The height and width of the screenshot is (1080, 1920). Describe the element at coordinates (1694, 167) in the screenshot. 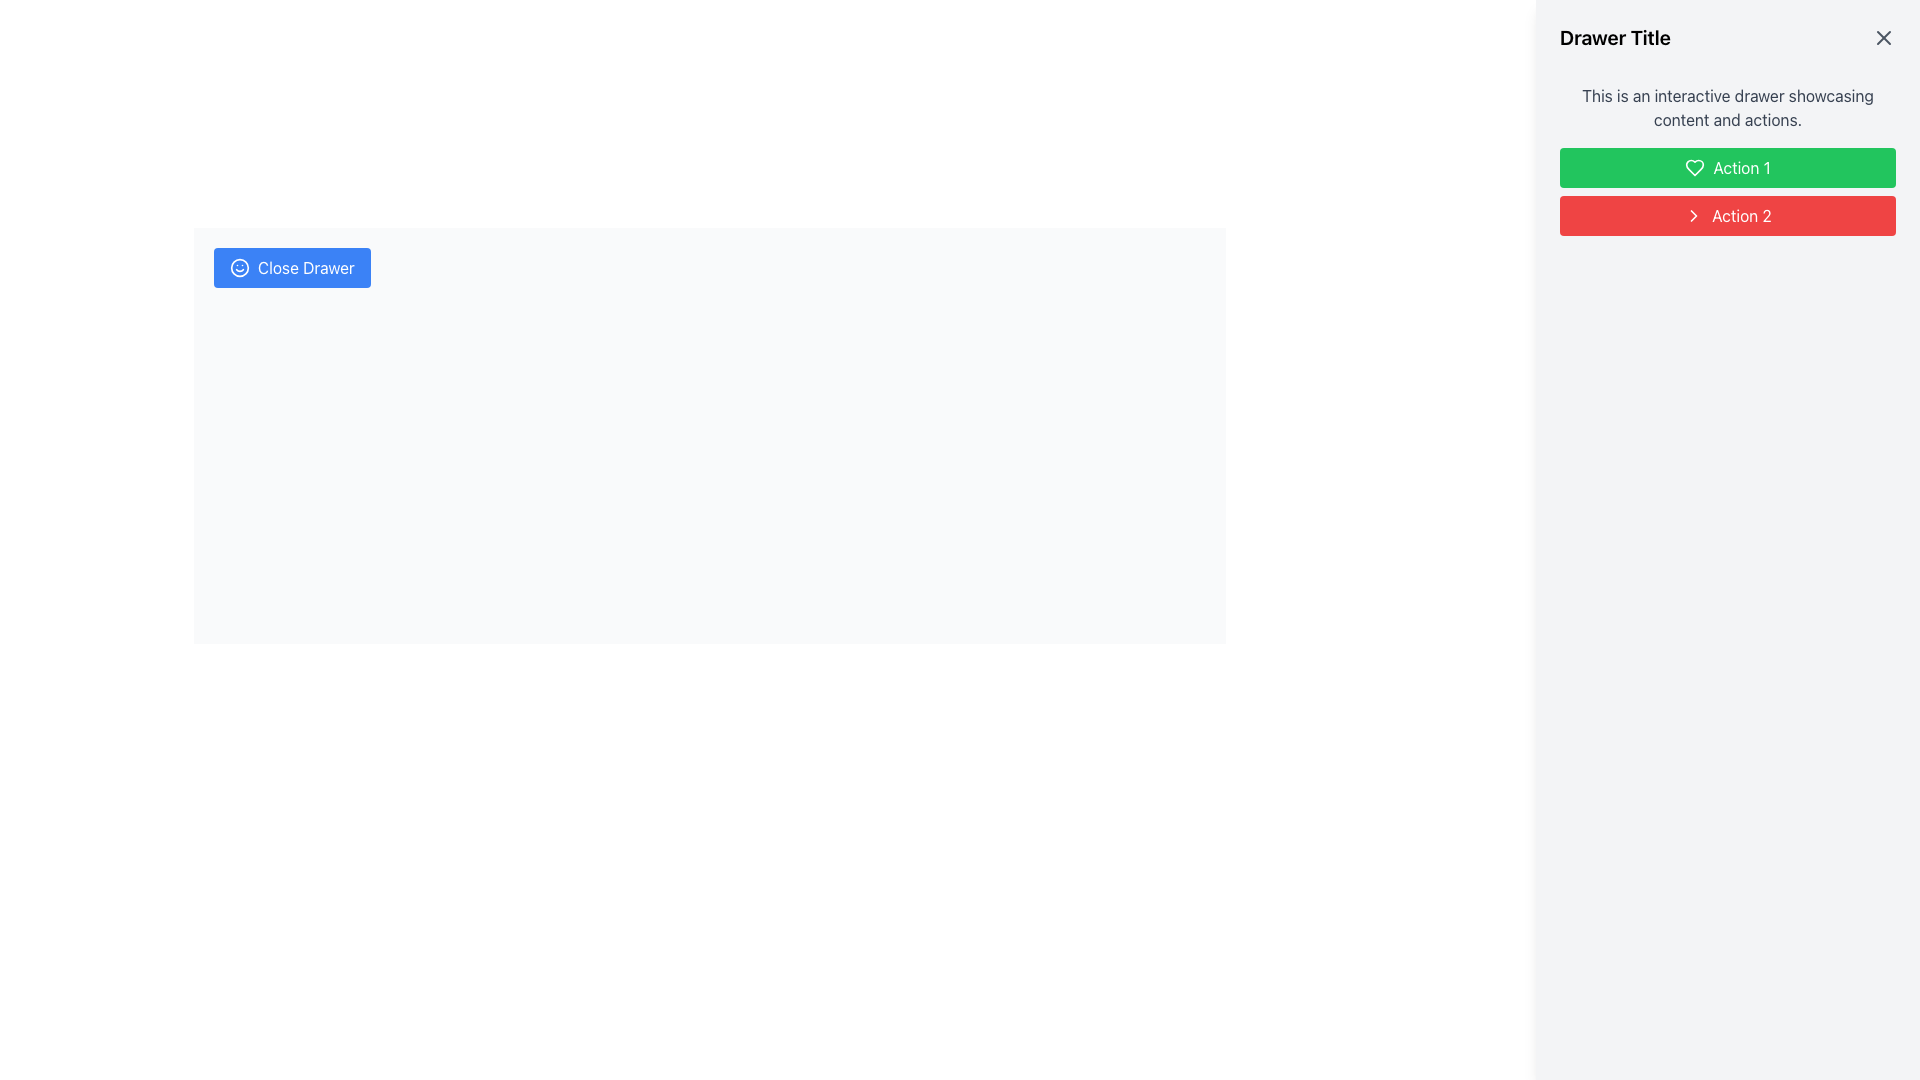

I see `the heart-shaped icon's containing button labeled 'Action 1' that is located in the right-hand interactive drawer` at that location.